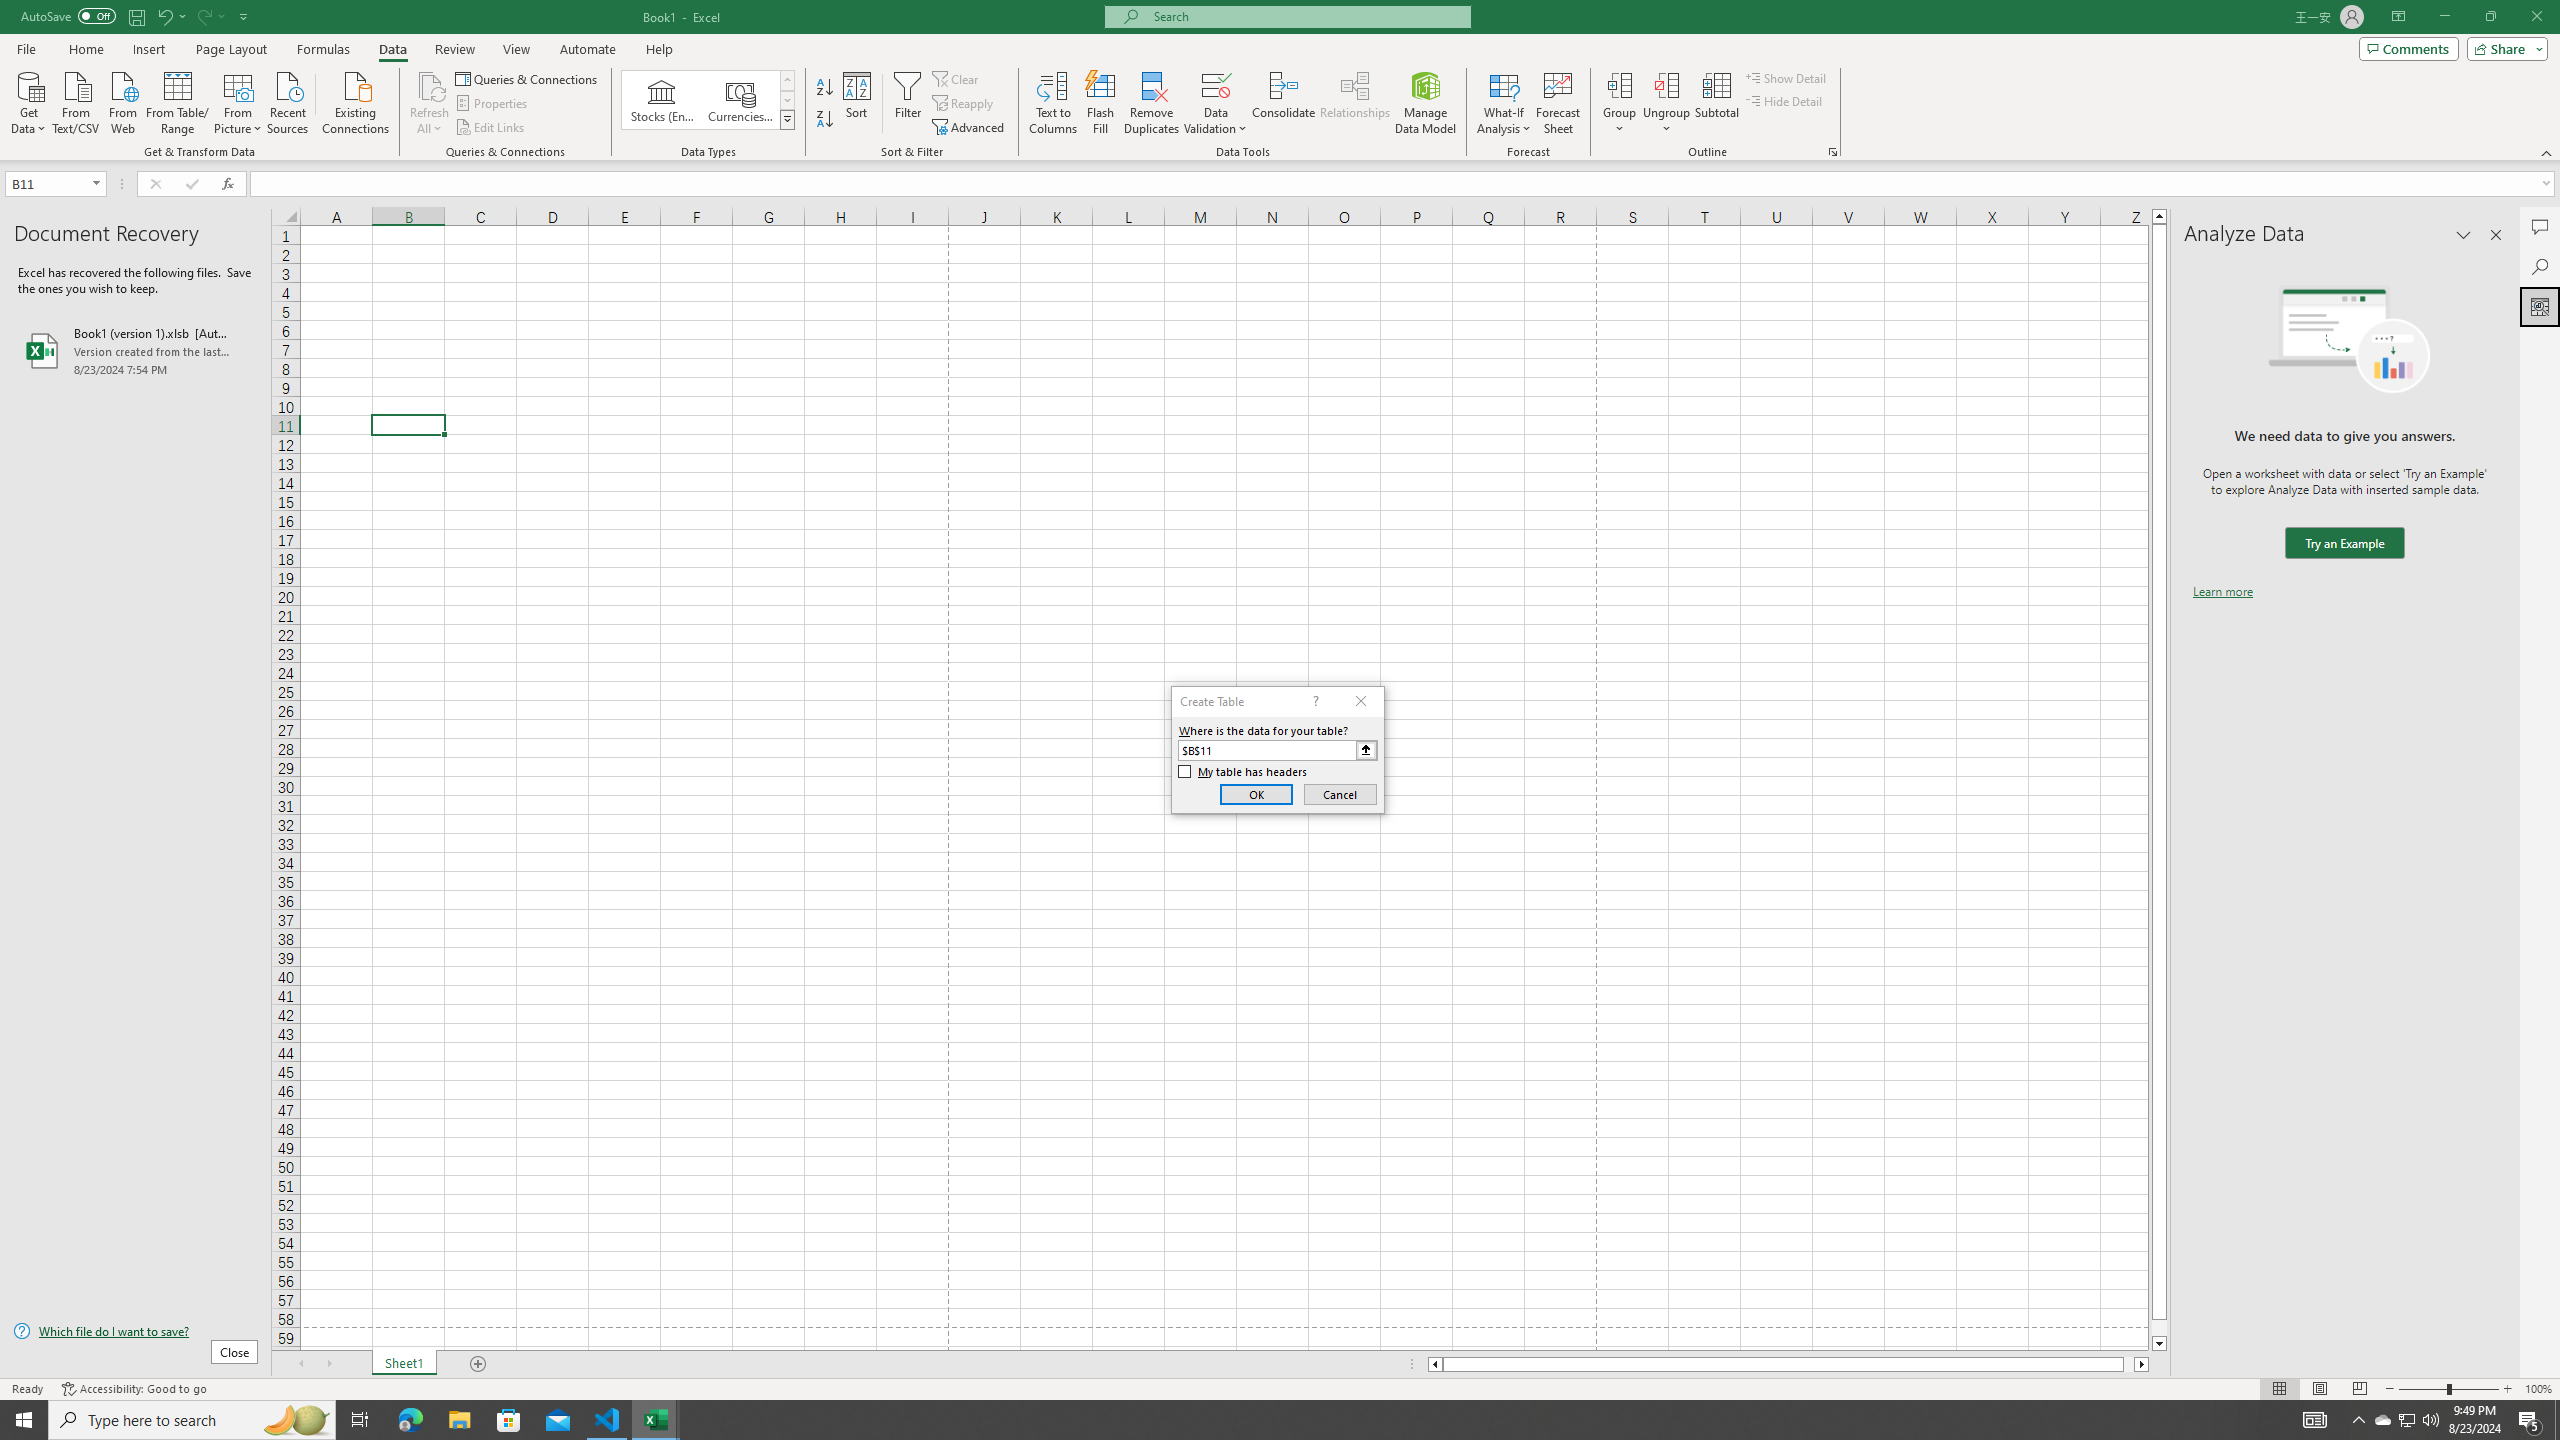 The height and width of the screenshot is (1440, 2560). I want to click on 'Row up', so click(787, 80).